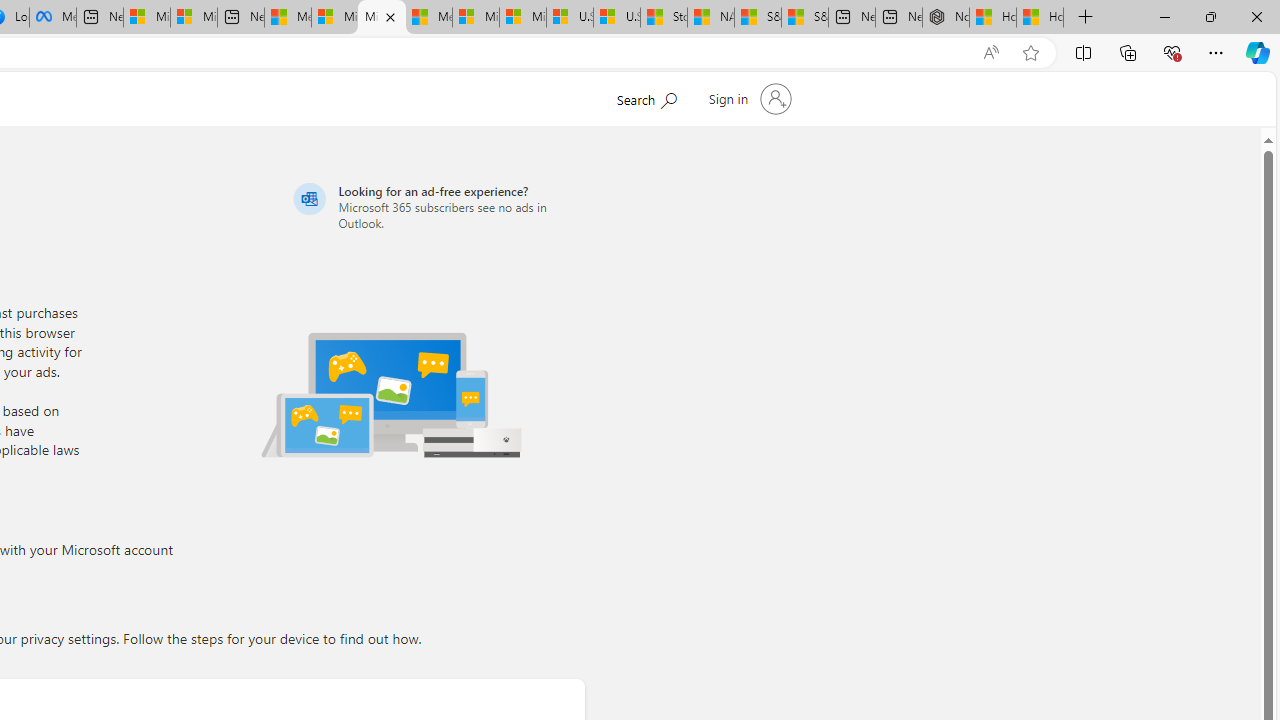 The height and width of the screenshot is (720, 1280). Describe the element at coordinates (646, 97) in the screenshot. I see `'Search Microsoft.com'` at that location.